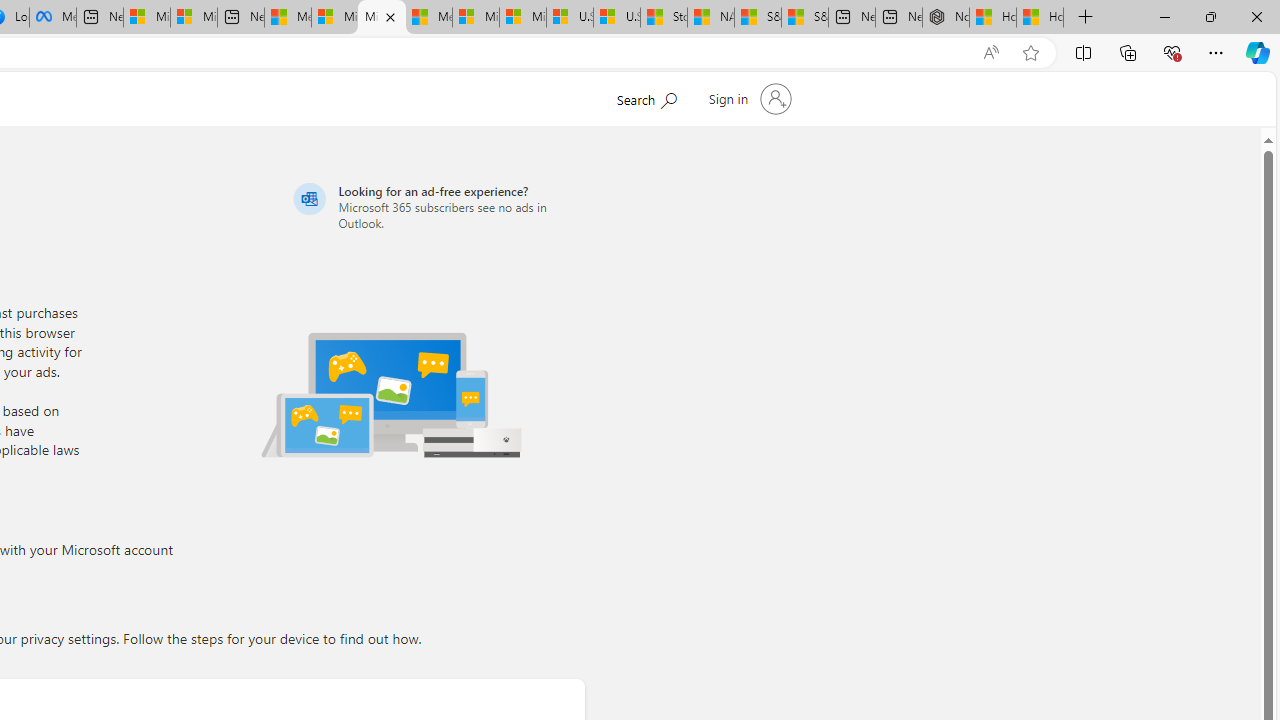 The height and width of the screenshot is (720, 1280). Describe the element at coordinates (646, 97) in the screenshot. I see `'Search Microsoft.com'` at that location.